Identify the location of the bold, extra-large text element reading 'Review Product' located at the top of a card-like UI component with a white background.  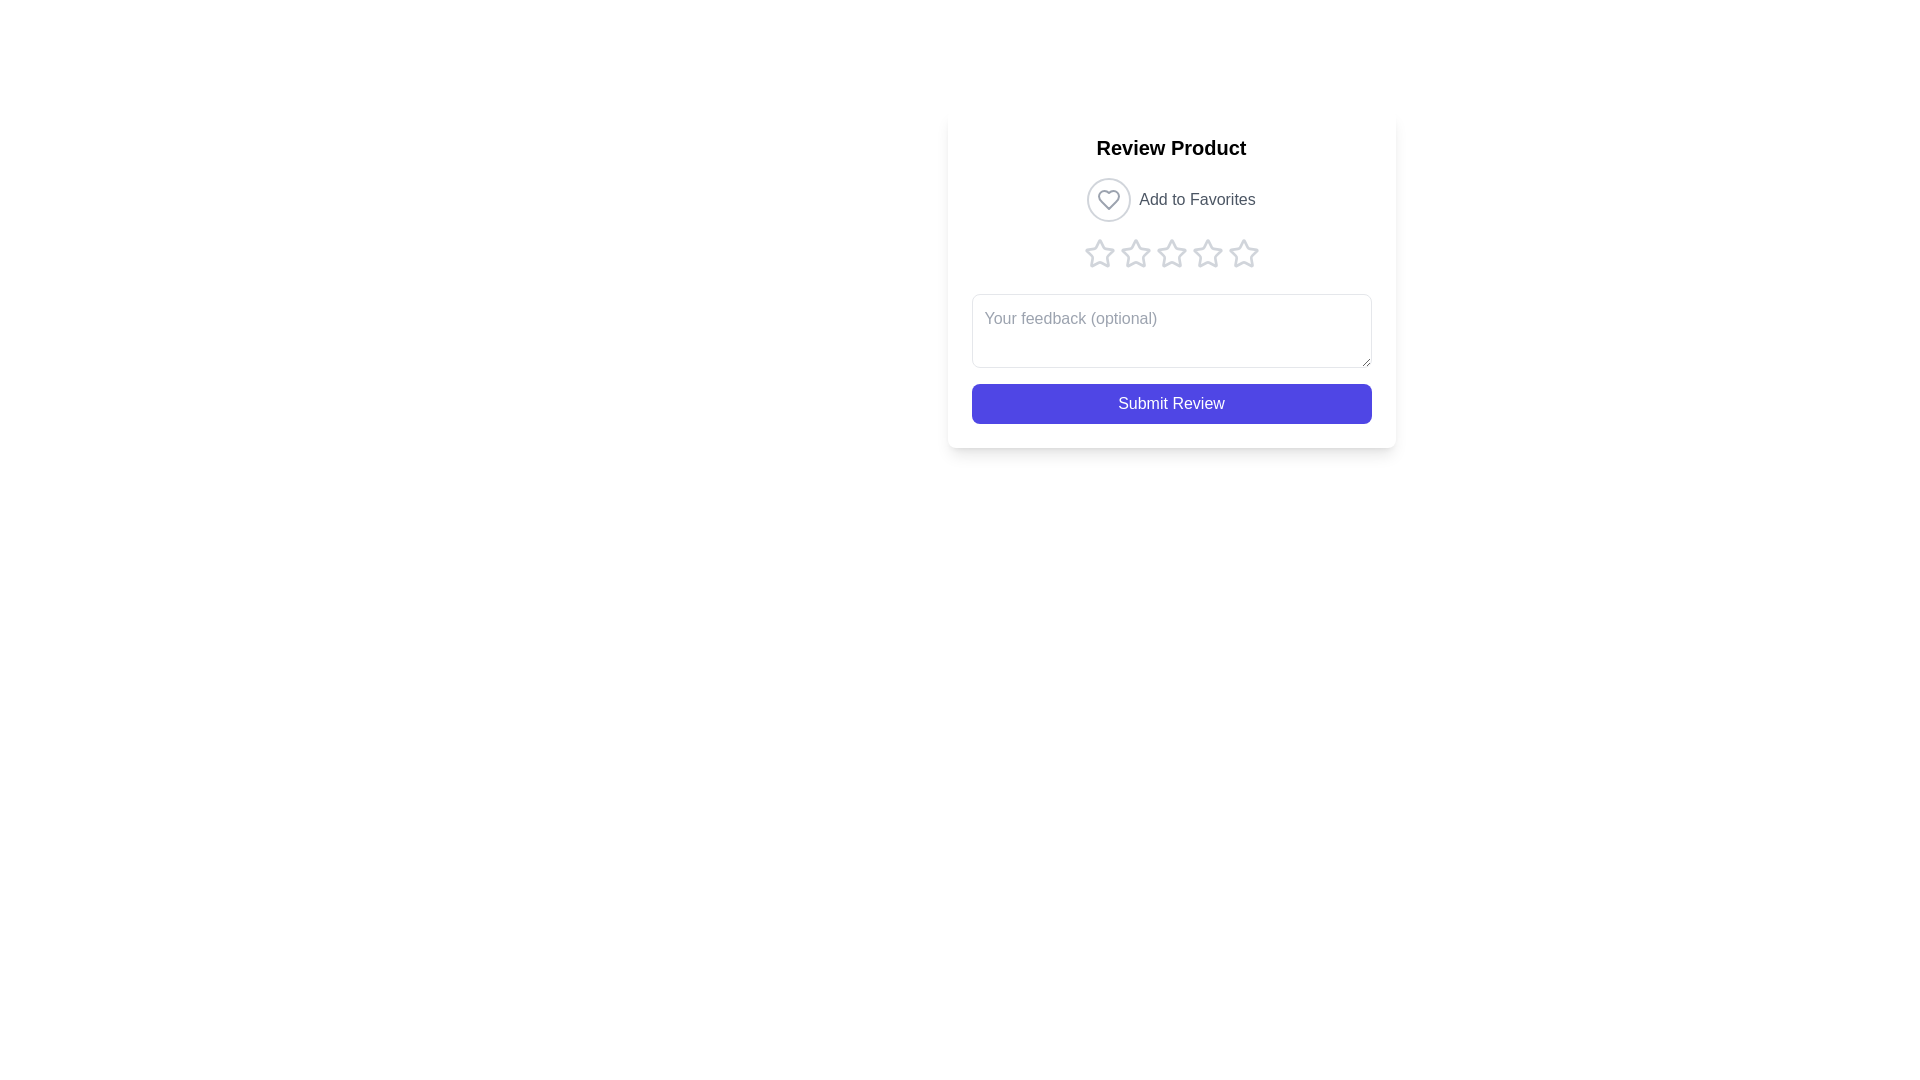
(1171, 146).